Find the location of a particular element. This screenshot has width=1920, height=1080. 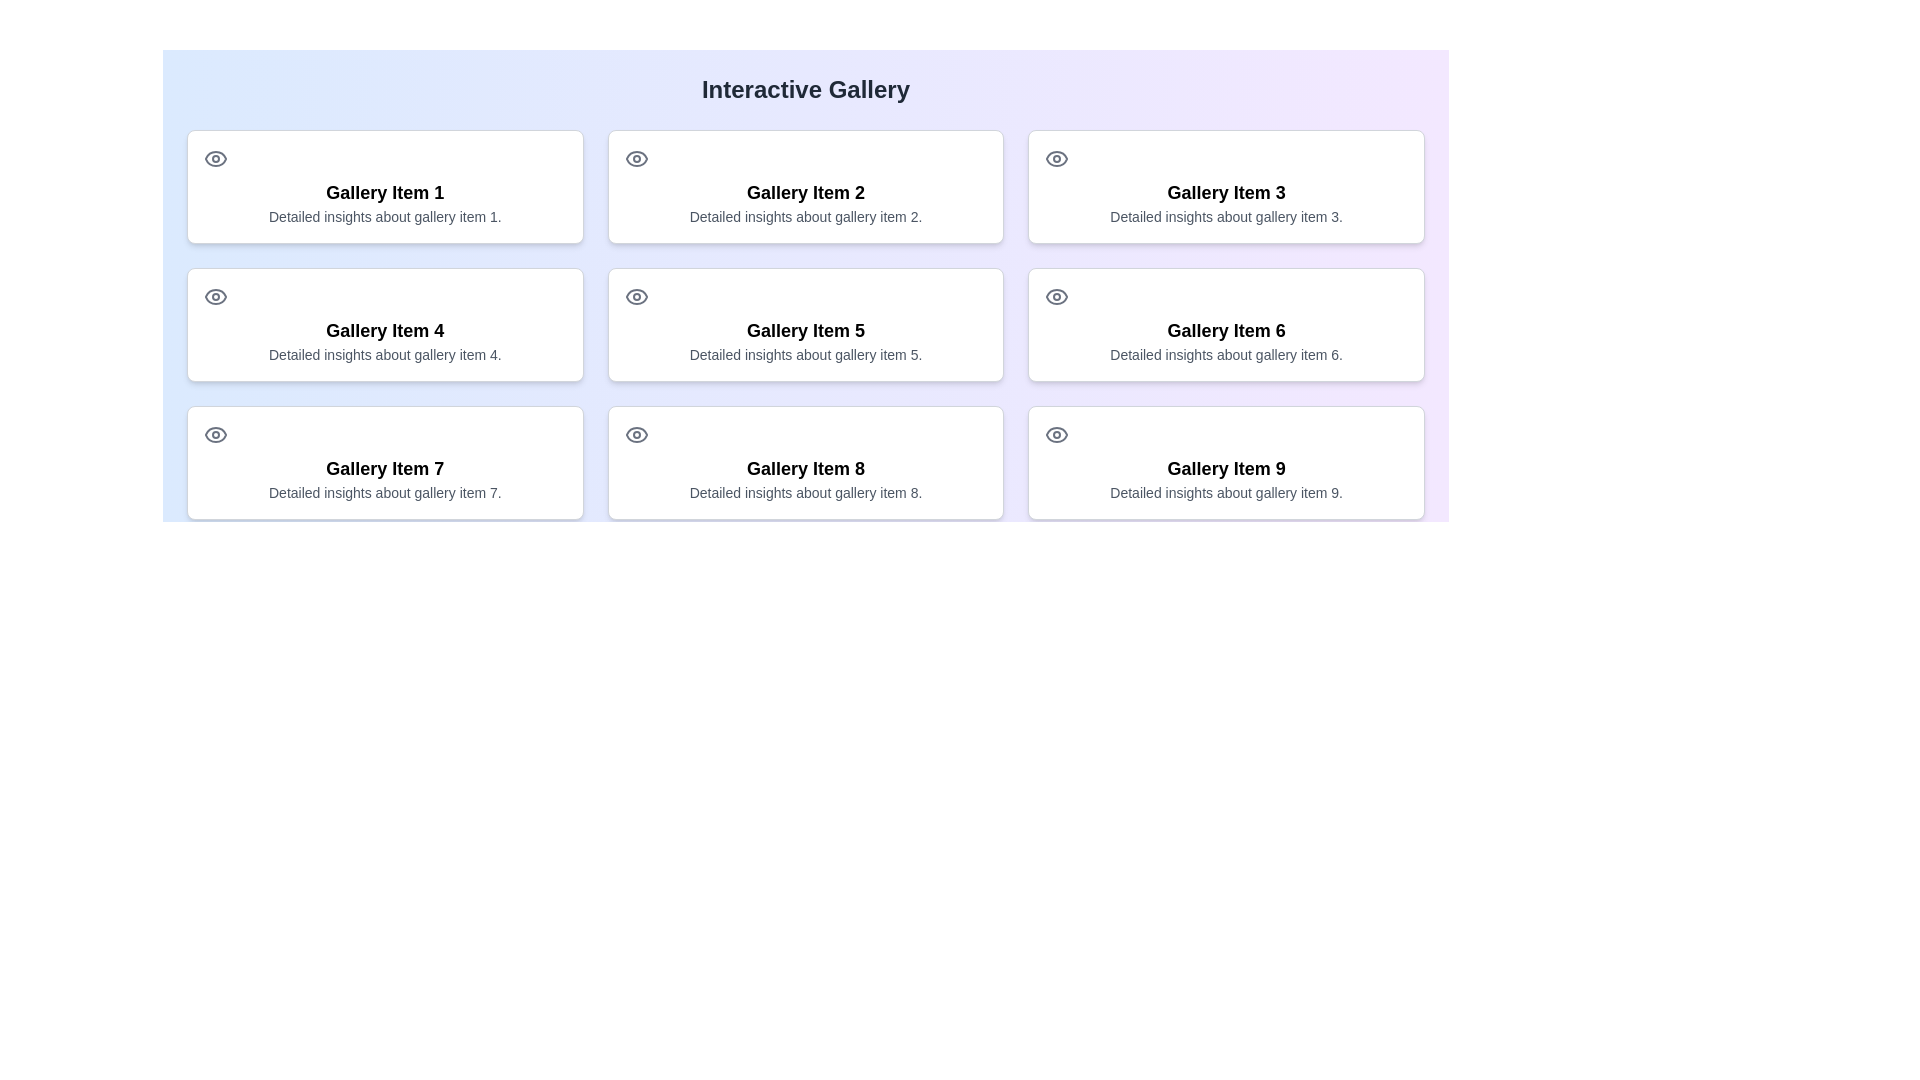

the visual indicator icon located at the top-left corner of the card labeled 'Gallery Item 8' to initiate an action is located at coordinates (635, 434).